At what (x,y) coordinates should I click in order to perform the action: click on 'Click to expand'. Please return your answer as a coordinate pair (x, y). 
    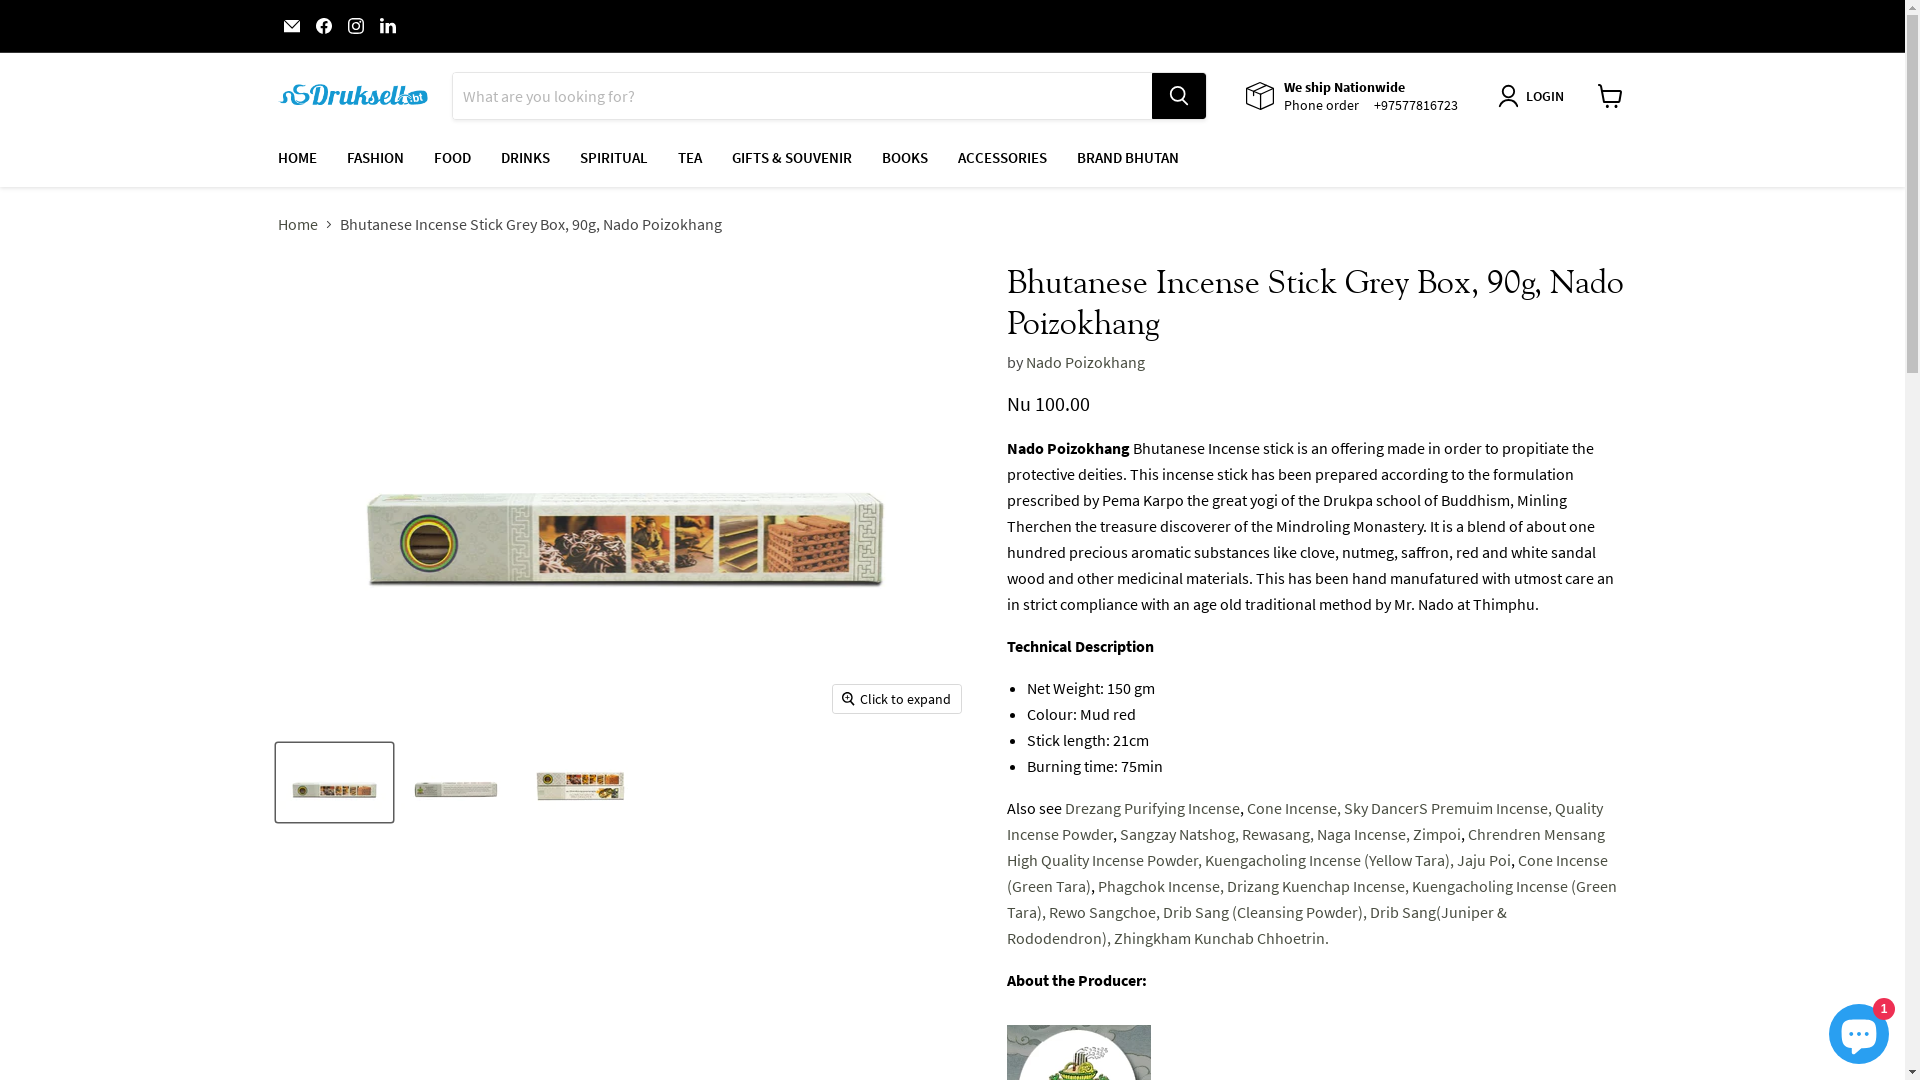
    Looking at the image, I should click on (833, 697).